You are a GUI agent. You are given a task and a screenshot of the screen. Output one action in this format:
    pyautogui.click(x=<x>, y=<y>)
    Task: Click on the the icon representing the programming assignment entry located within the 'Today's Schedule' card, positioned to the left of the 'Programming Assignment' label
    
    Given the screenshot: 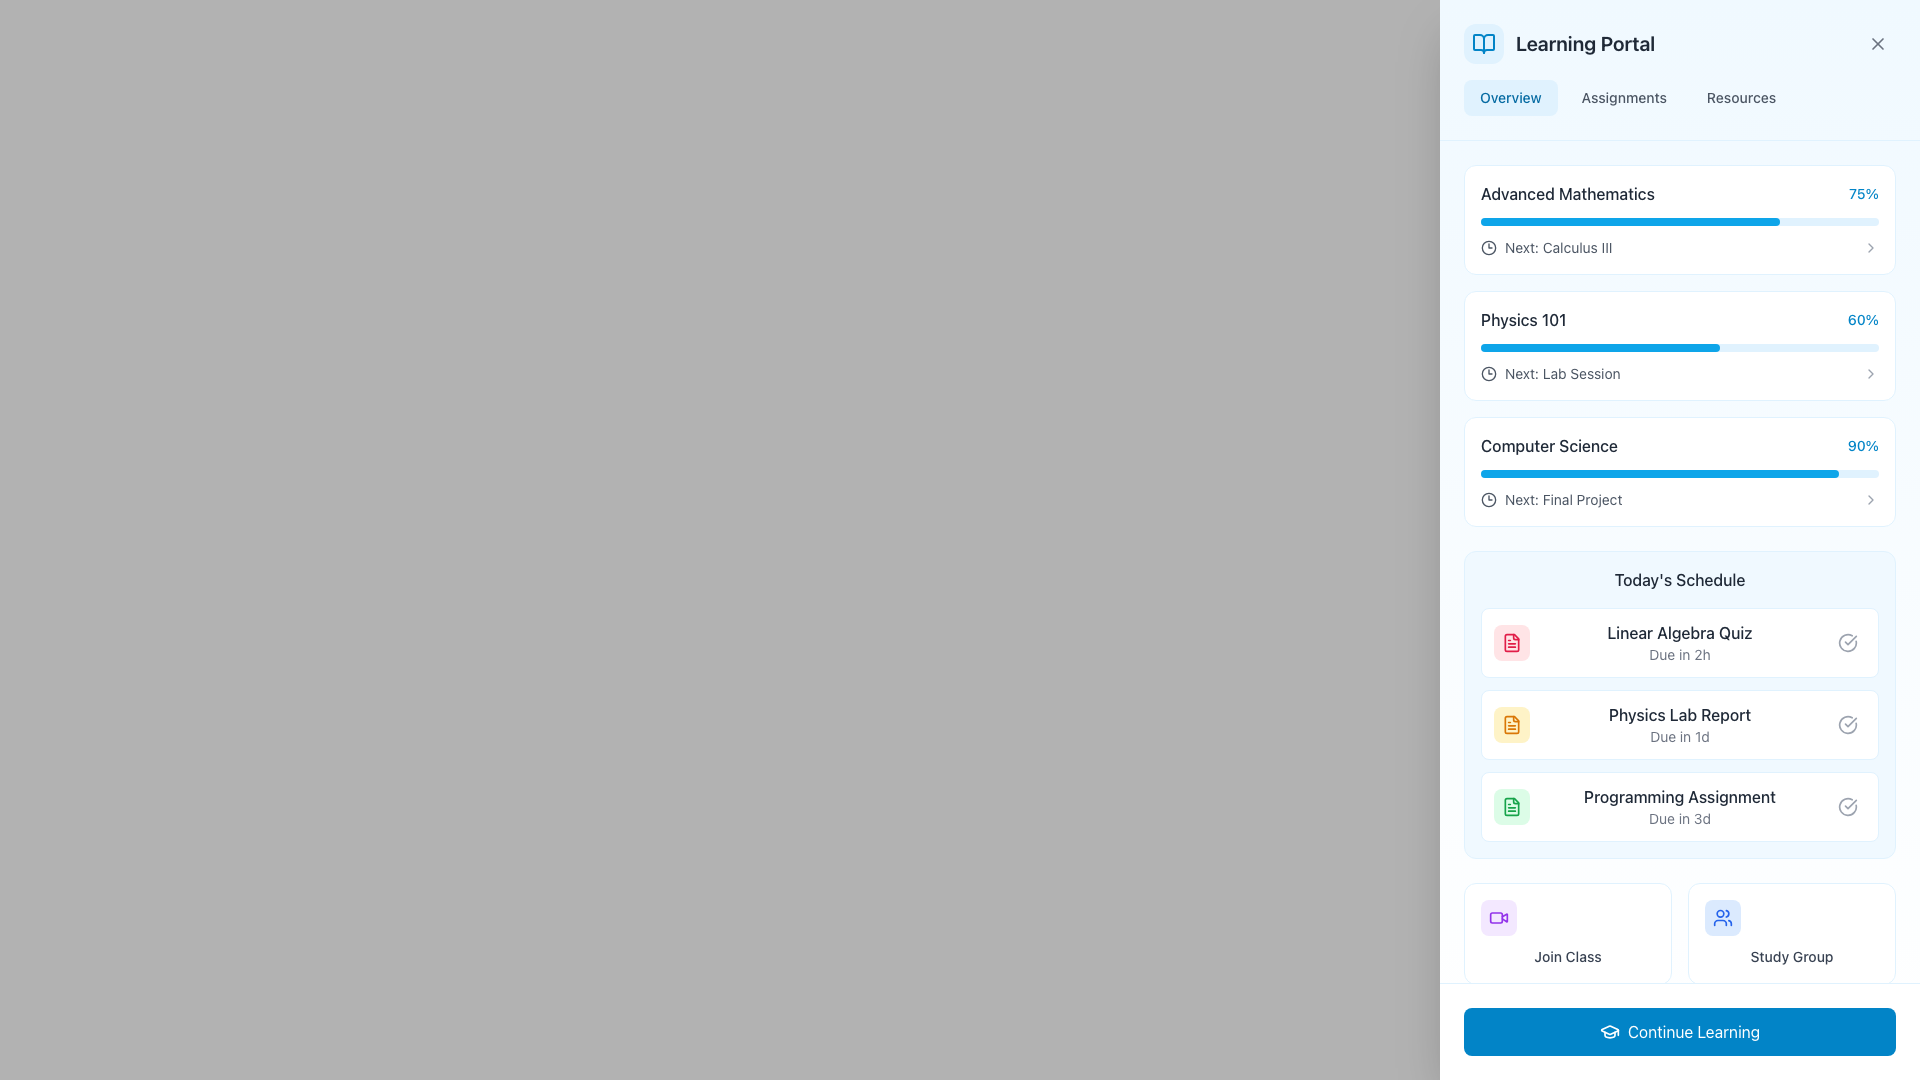 What is the action you would take?
    pyautogui.click(x=1512, y=805)
    